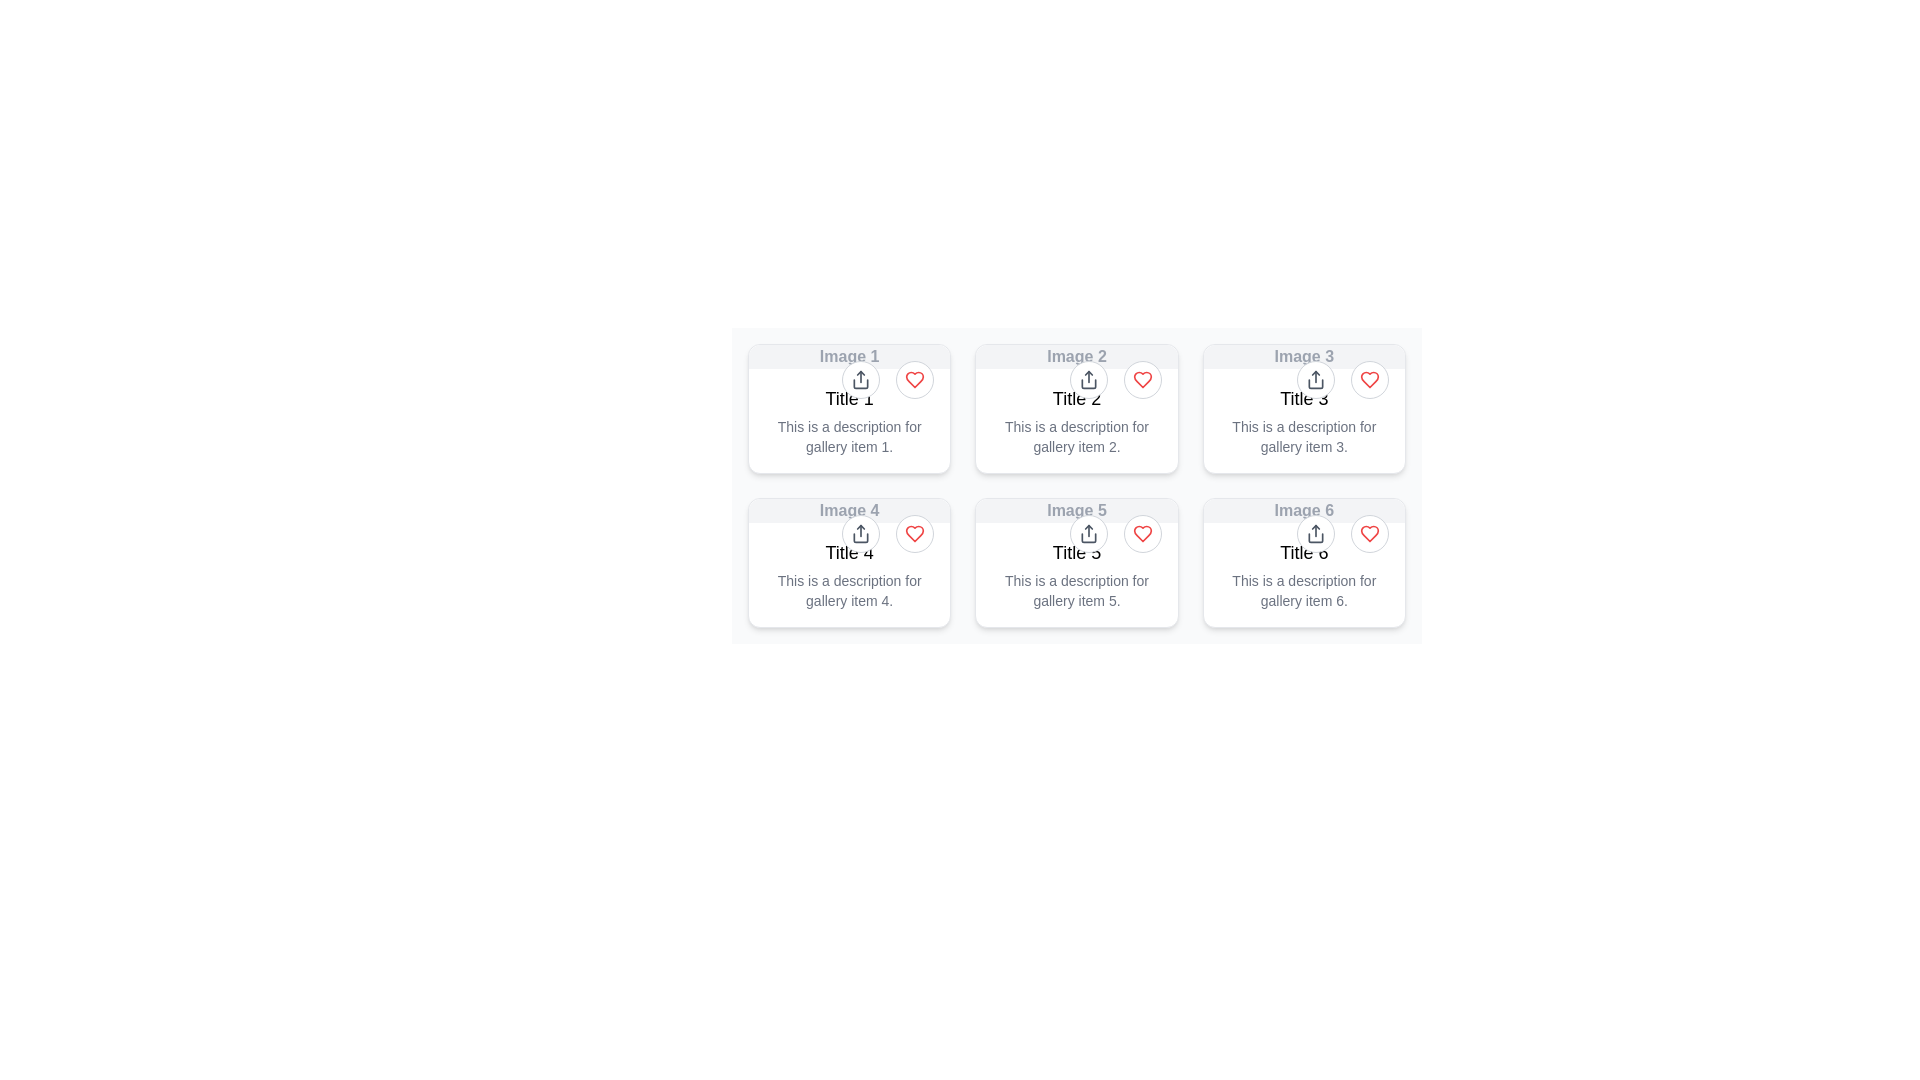 The image size is (1920, 1080). Describe the element at coordinates (1075, 589) in the screenshot. I see `textual description that says 'This is a description for gallery item 5.' located in the fifth card below 'Title 5'` at that location.